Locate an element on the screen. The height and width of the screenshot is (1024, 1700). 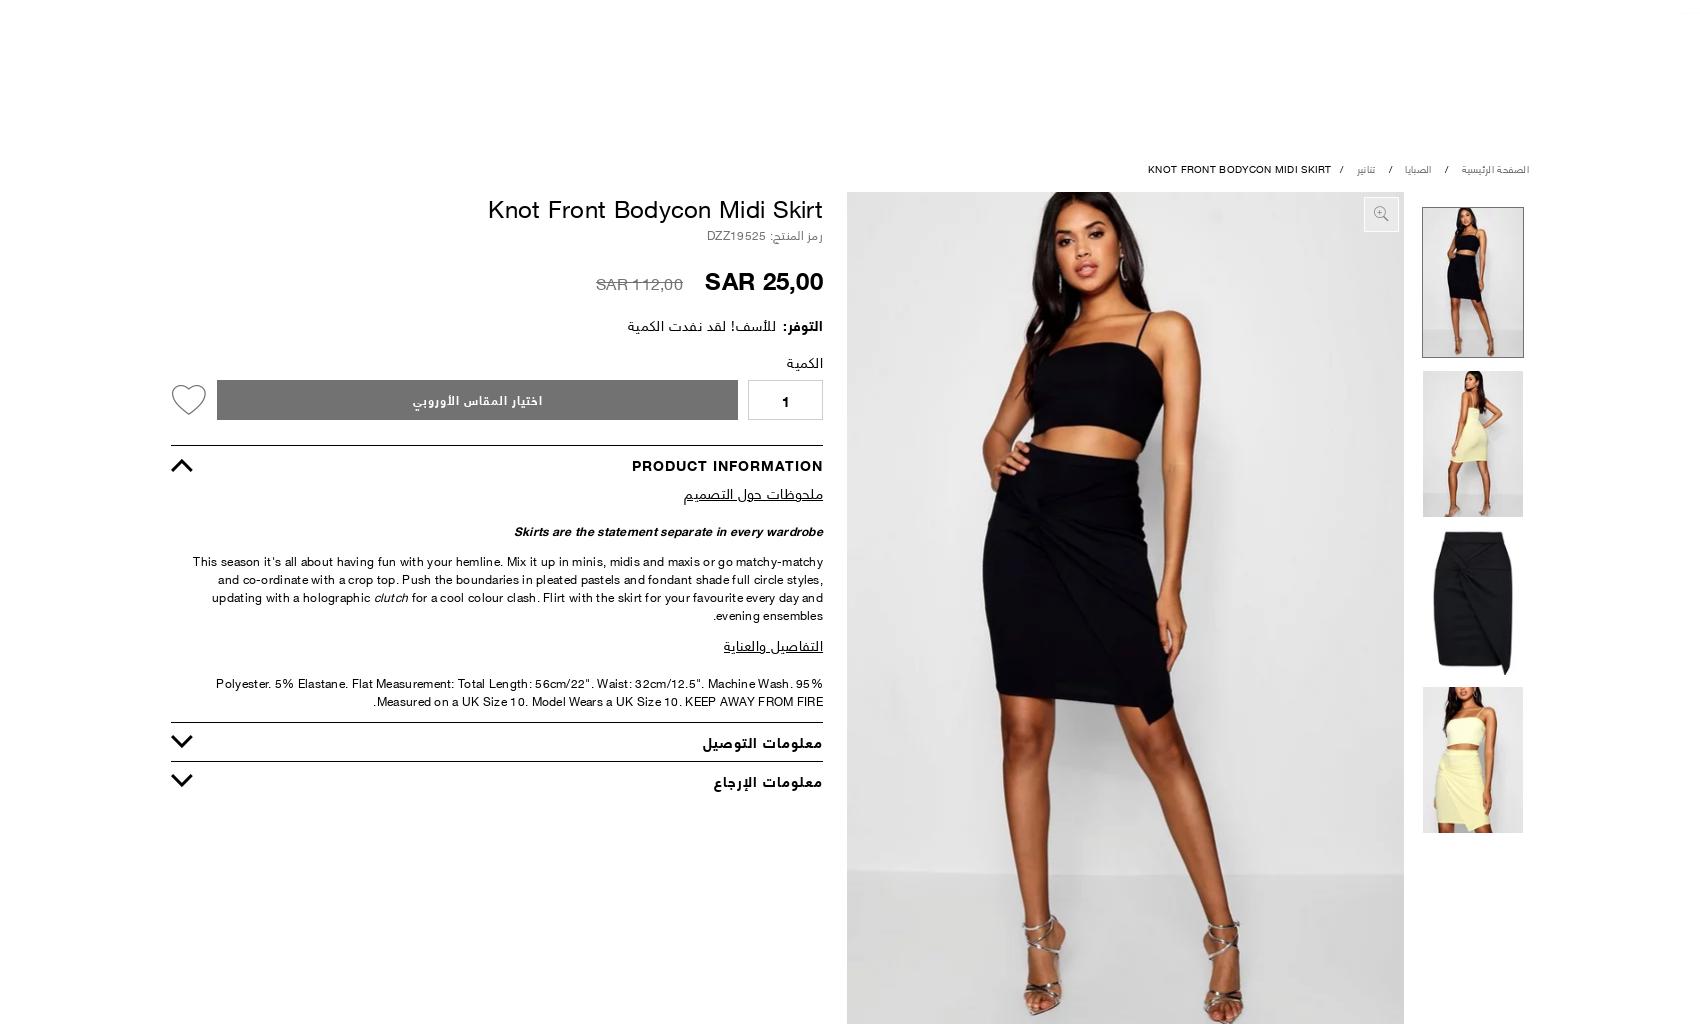
'SAR 25,00' is located at coordinates (762, 278).